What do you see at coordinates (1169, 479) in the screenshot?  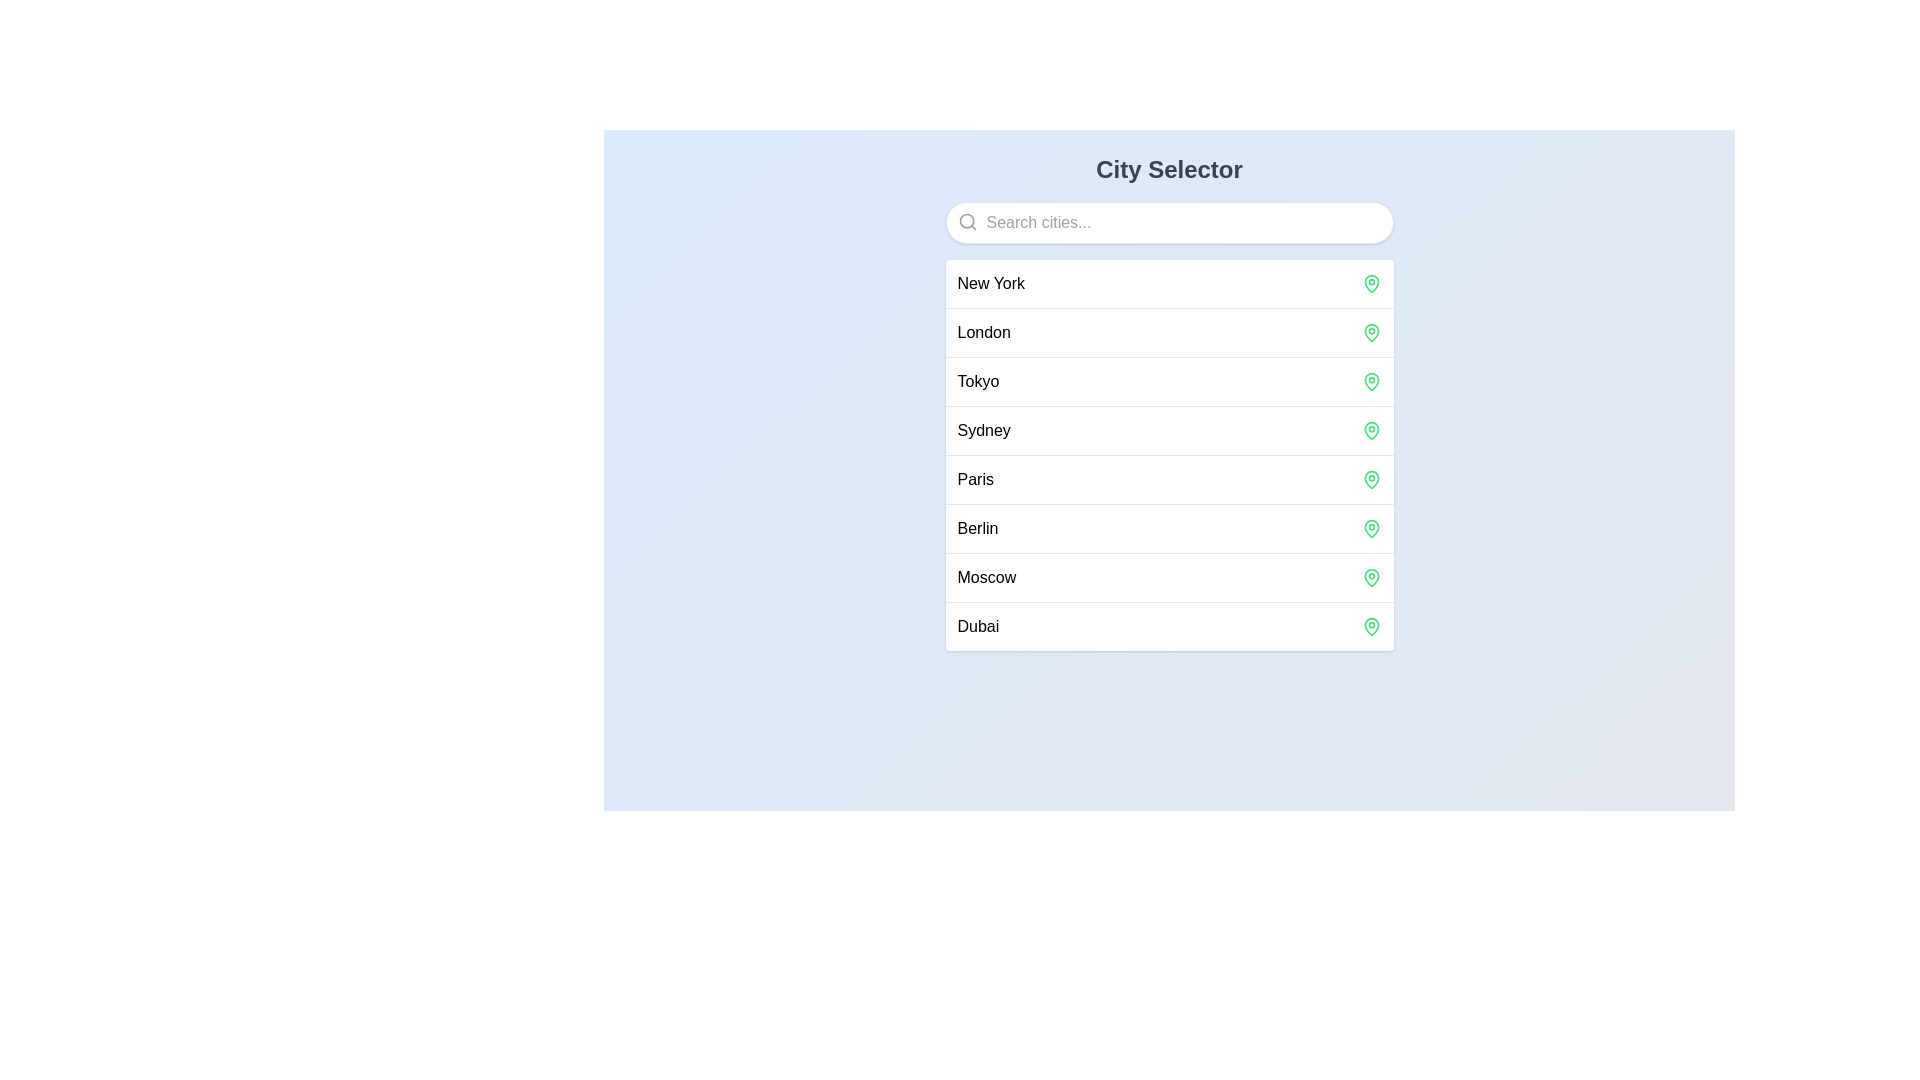 I see `the fifth item in the city selector list` at bounding box center [1169, 479].